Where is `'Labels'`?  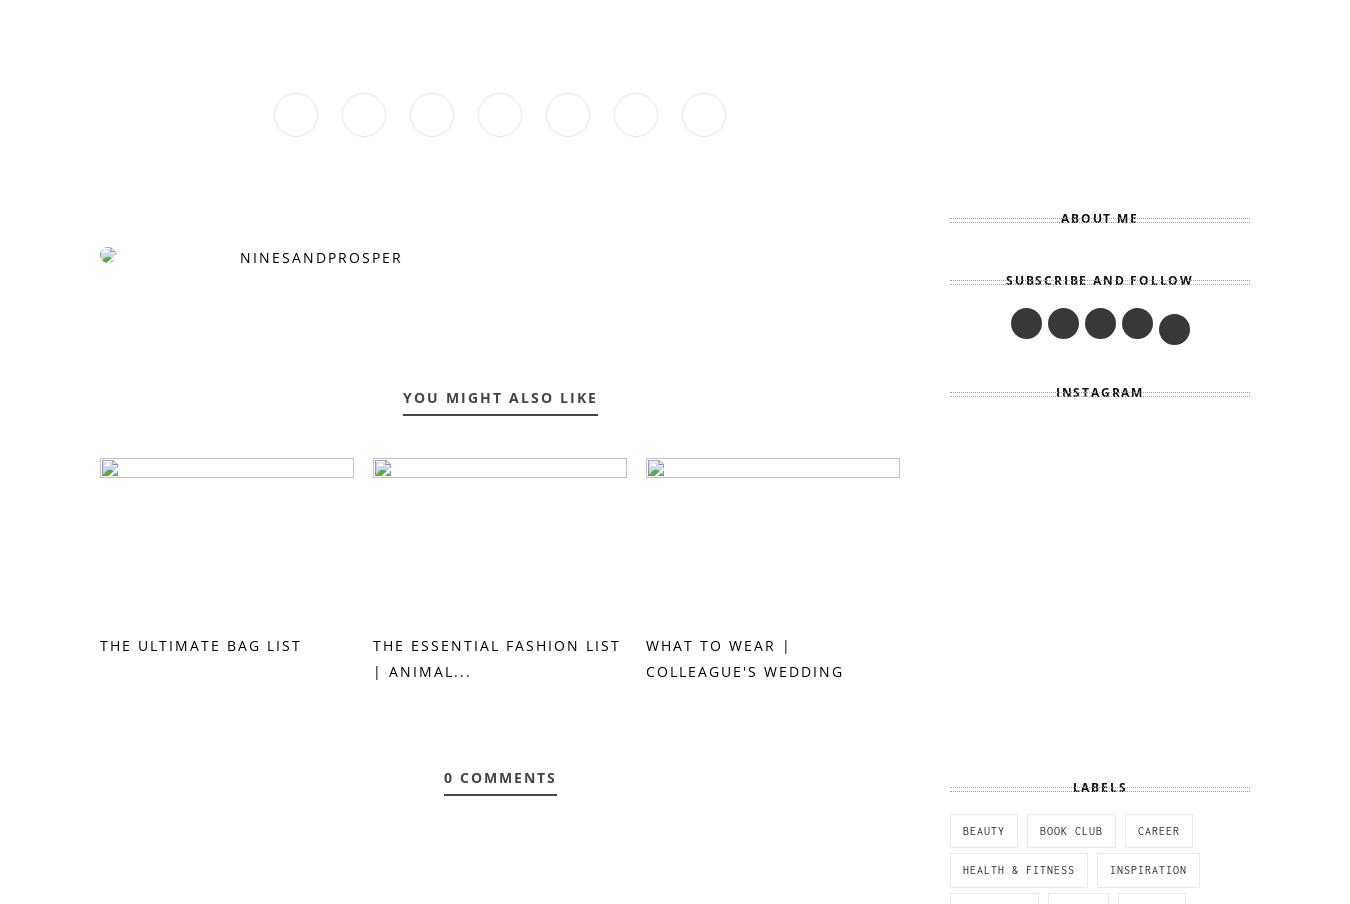
'Labels' is located at coordinates (1099, 786).